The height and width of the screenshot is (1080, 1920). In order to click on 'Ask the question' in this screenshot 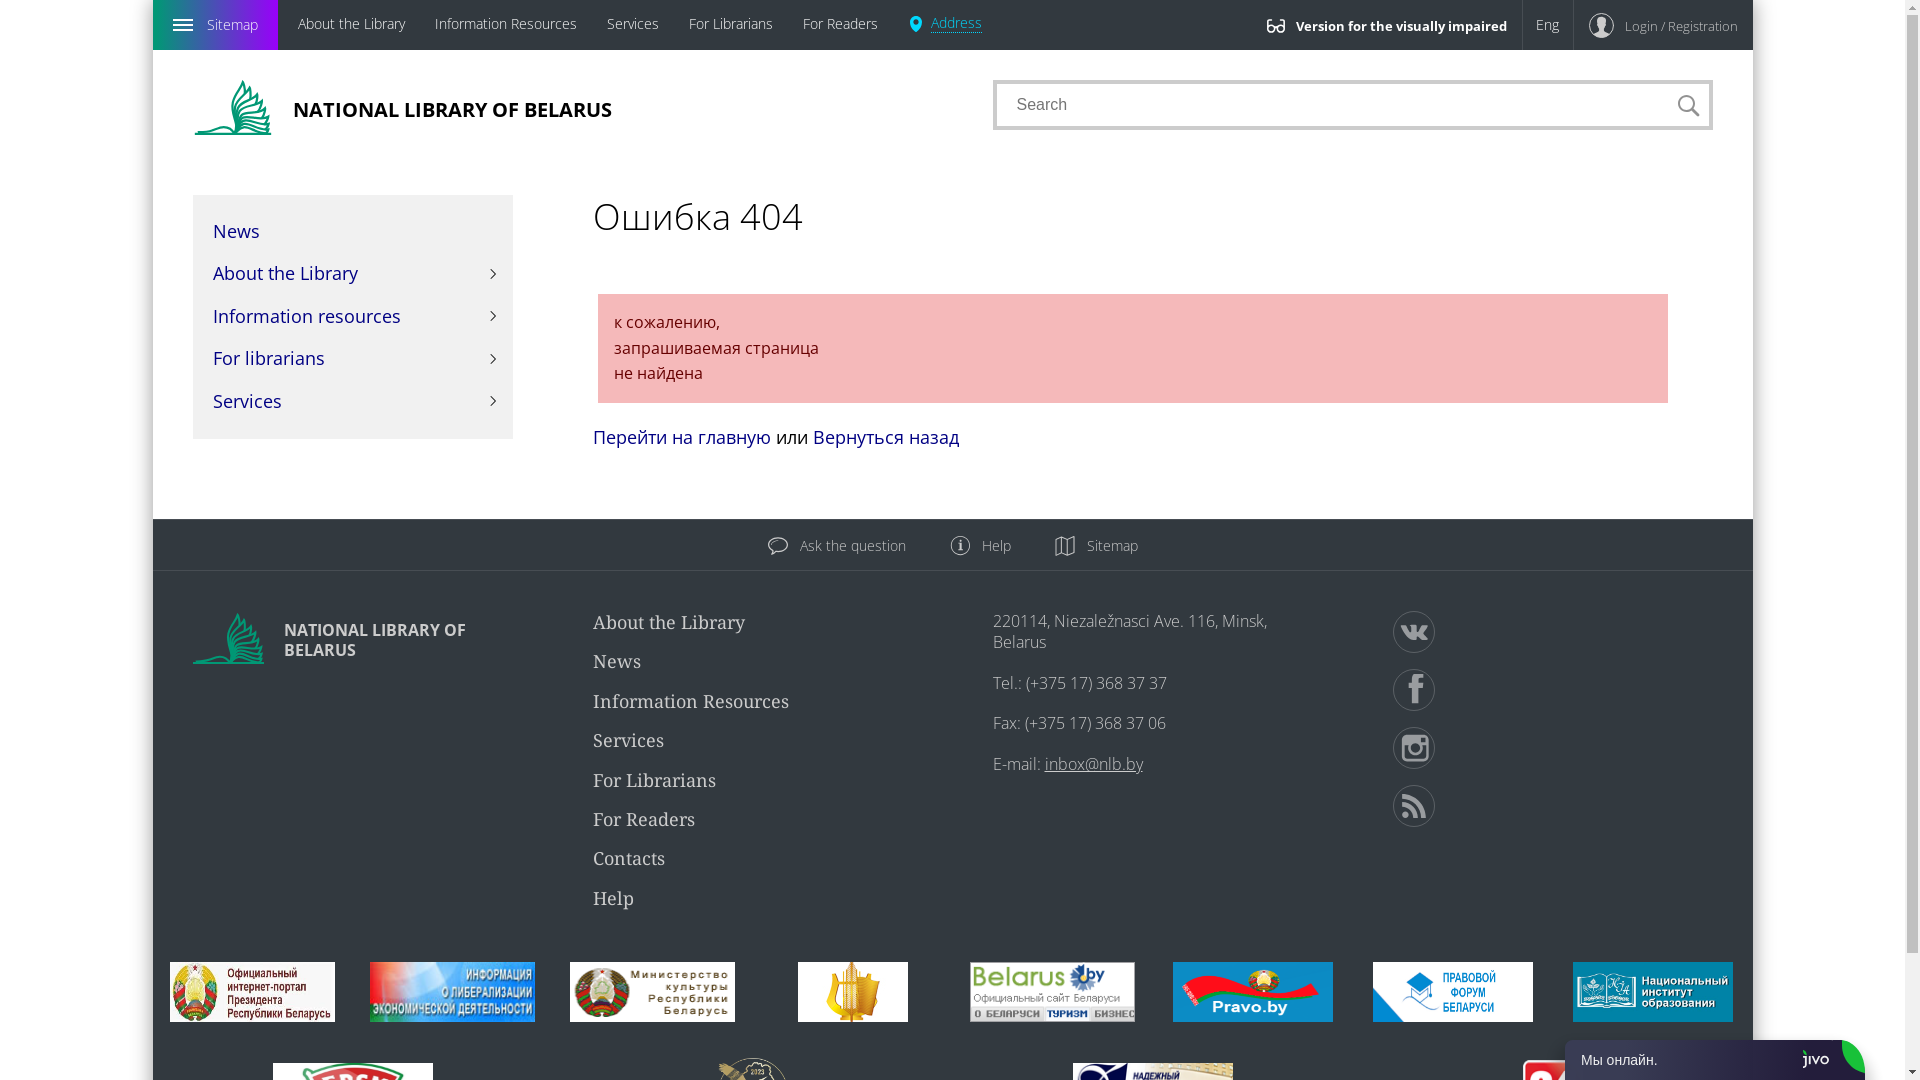, I will do `click(836, 545)`.